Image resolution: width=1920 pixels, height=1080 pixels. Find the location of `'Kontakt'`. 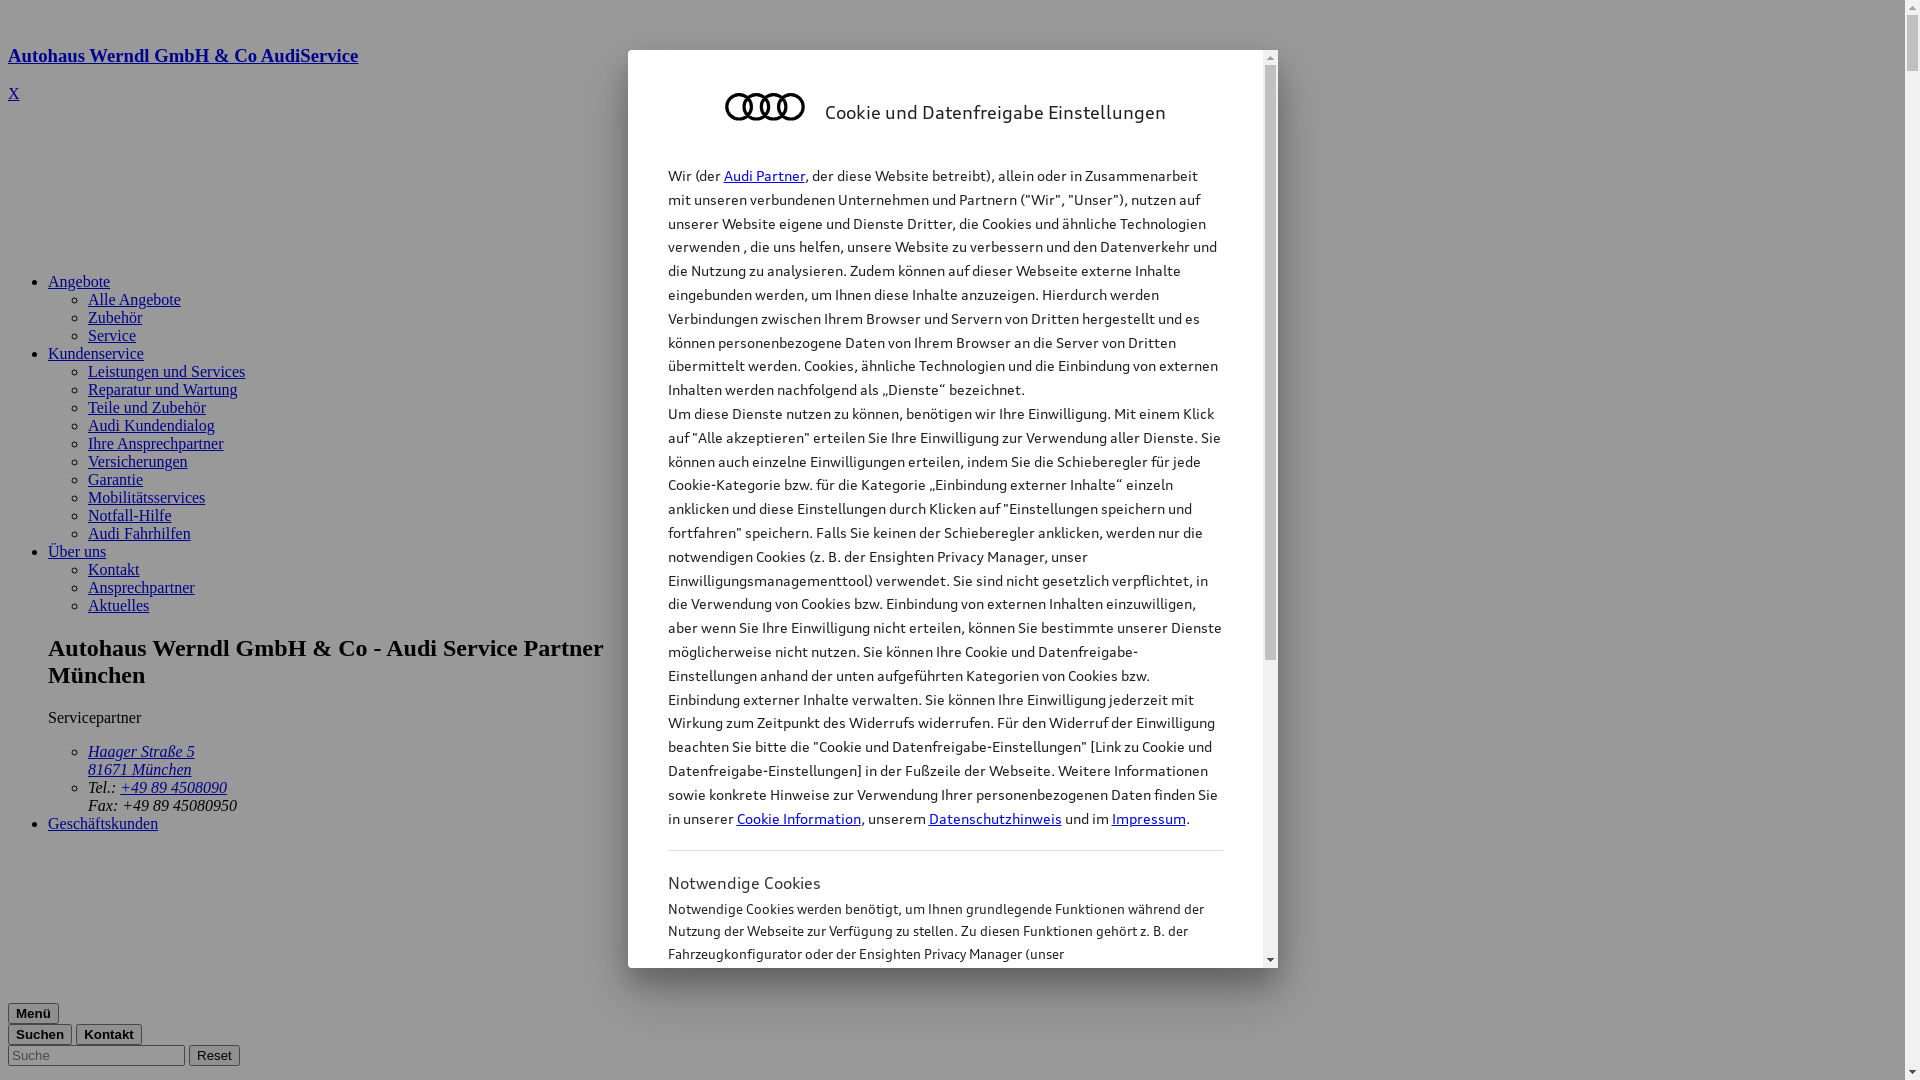

'Kontakt' is located at coordinates (113, 569).